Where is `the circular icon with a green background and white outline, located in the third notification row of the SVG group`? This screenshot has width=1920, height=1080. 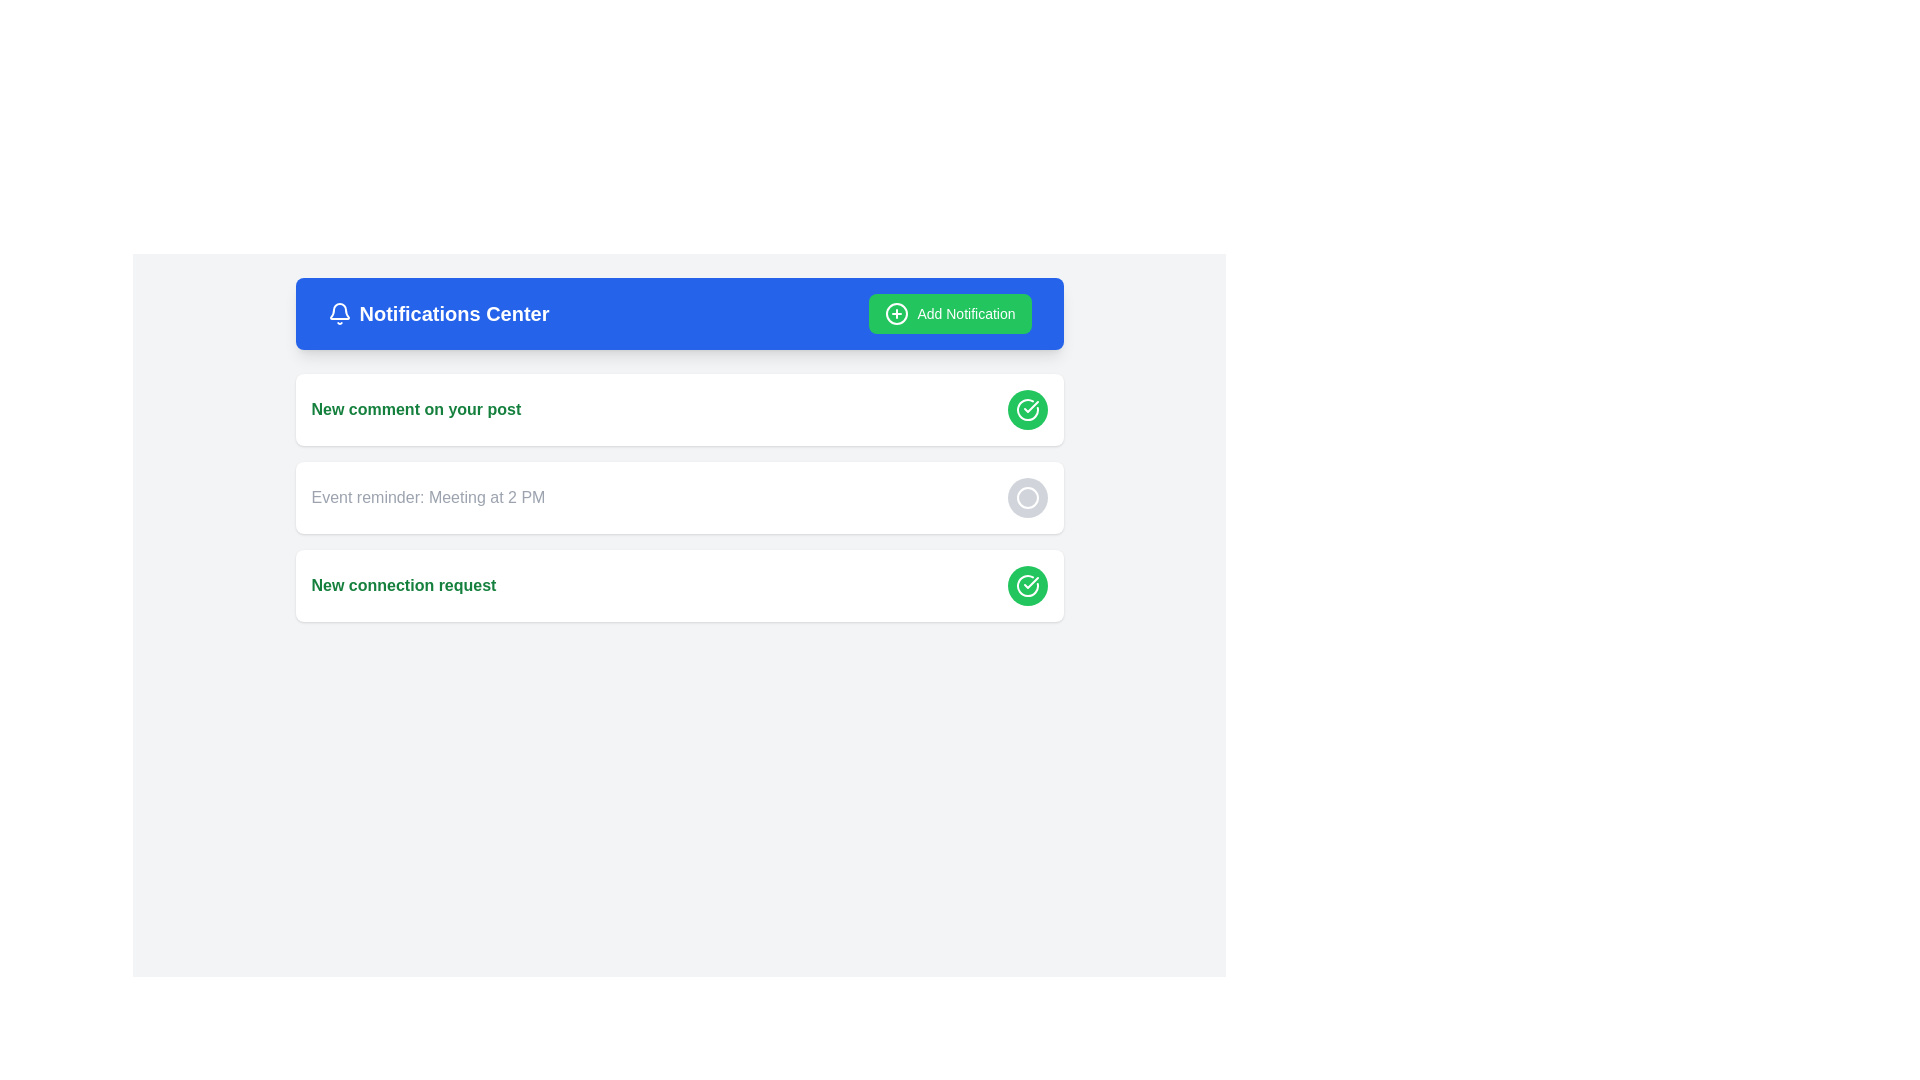
the circular icon with a green background and white outline, located in the third notification row of the SVG group is located at coordinates (1027, 585).